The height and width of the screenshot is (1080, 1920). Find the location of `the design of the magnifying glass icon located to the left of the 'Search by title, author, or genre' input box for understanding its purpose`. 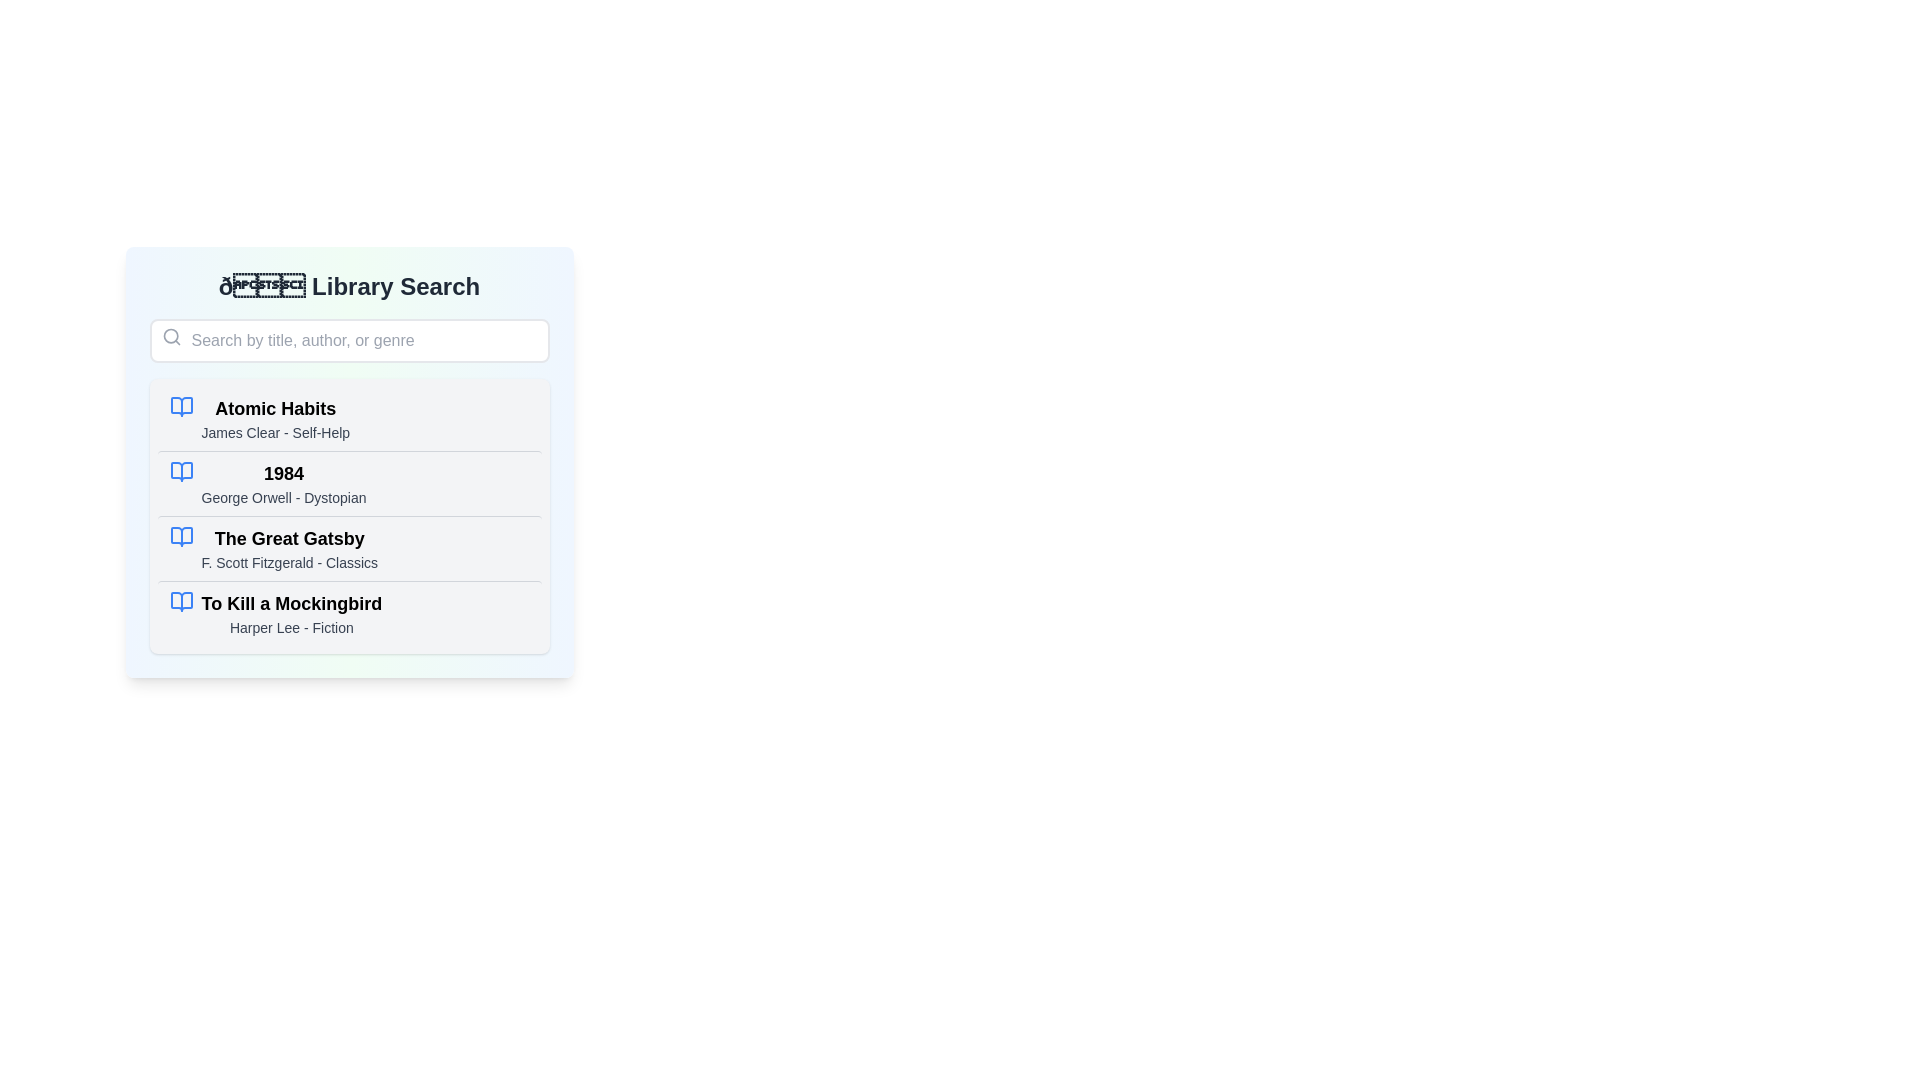

the design of the magnifying glass icon located to the left of the 'Search by title, author, or genre' input box for understanding its purpose is located at coordinates (171, 335).